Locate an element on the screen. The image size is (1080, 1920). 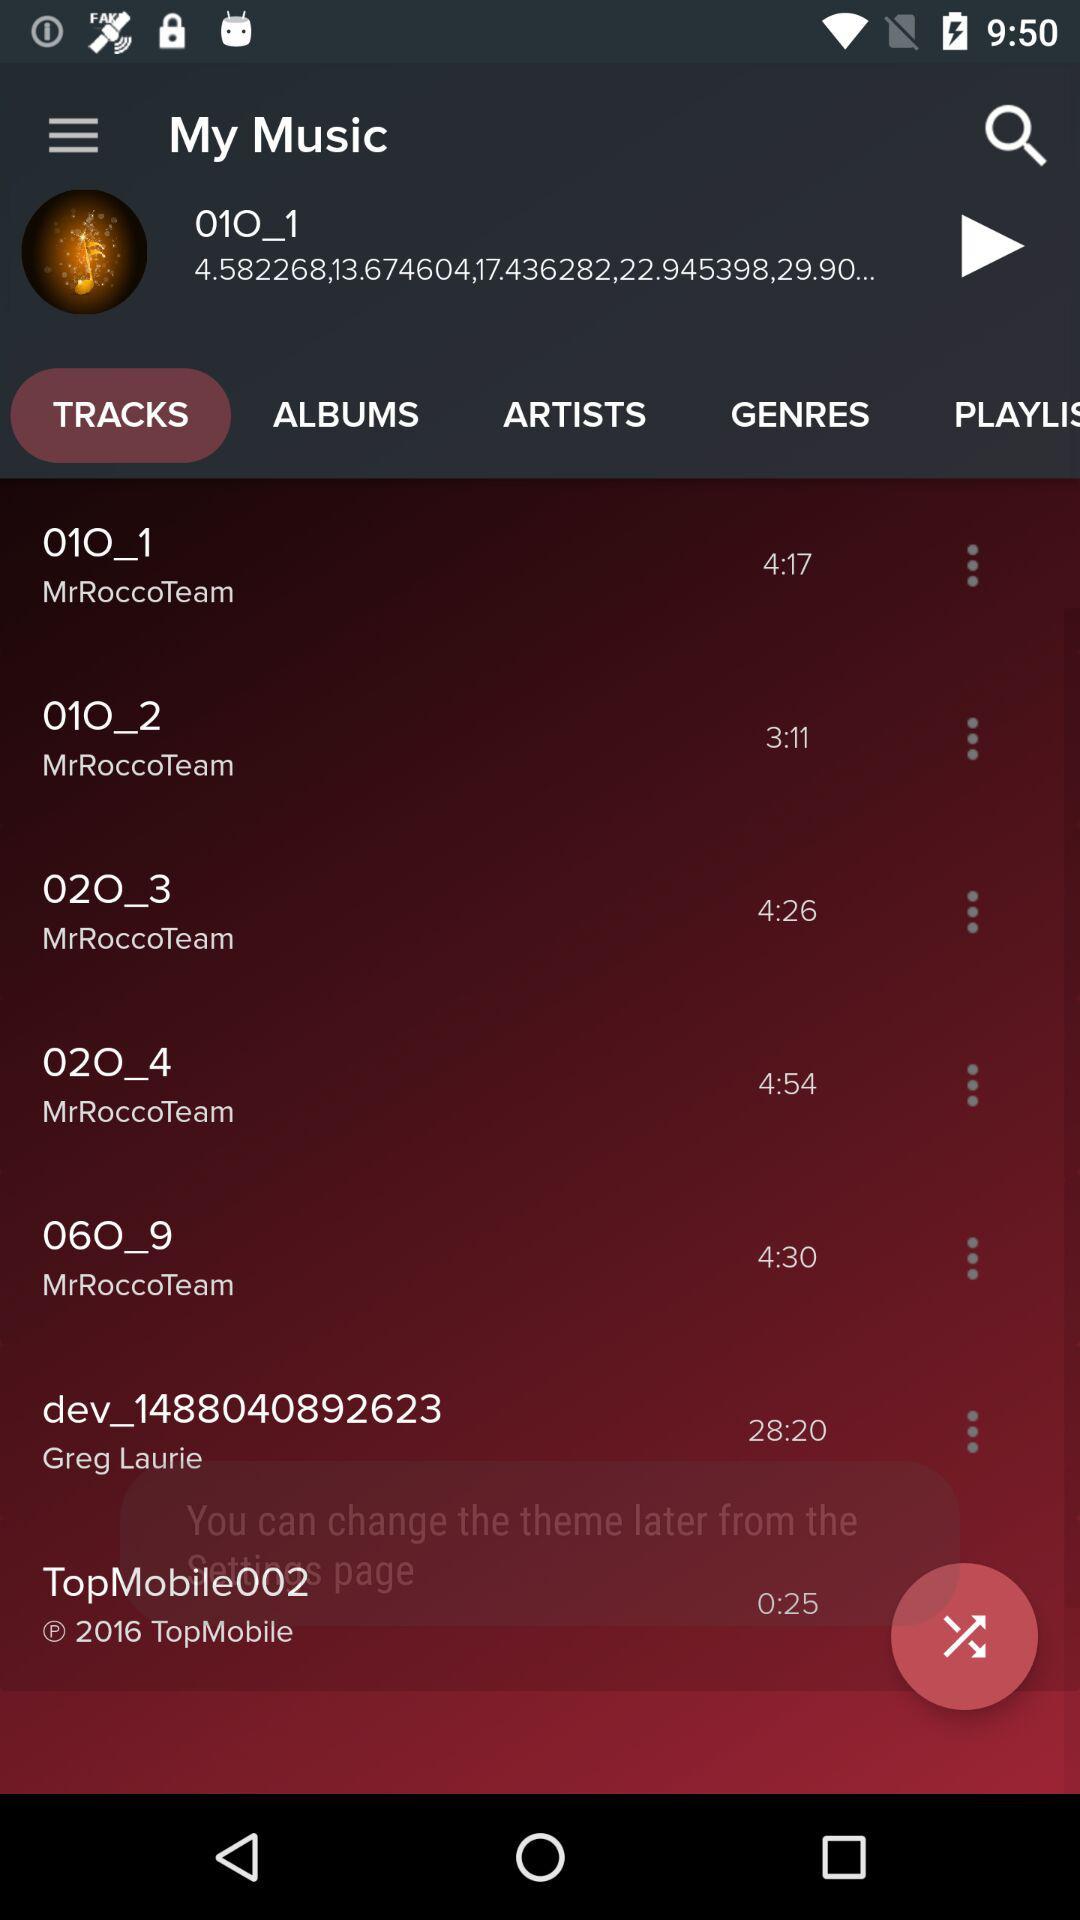
the app to the left of the albums is located at coordinates (120, 414).